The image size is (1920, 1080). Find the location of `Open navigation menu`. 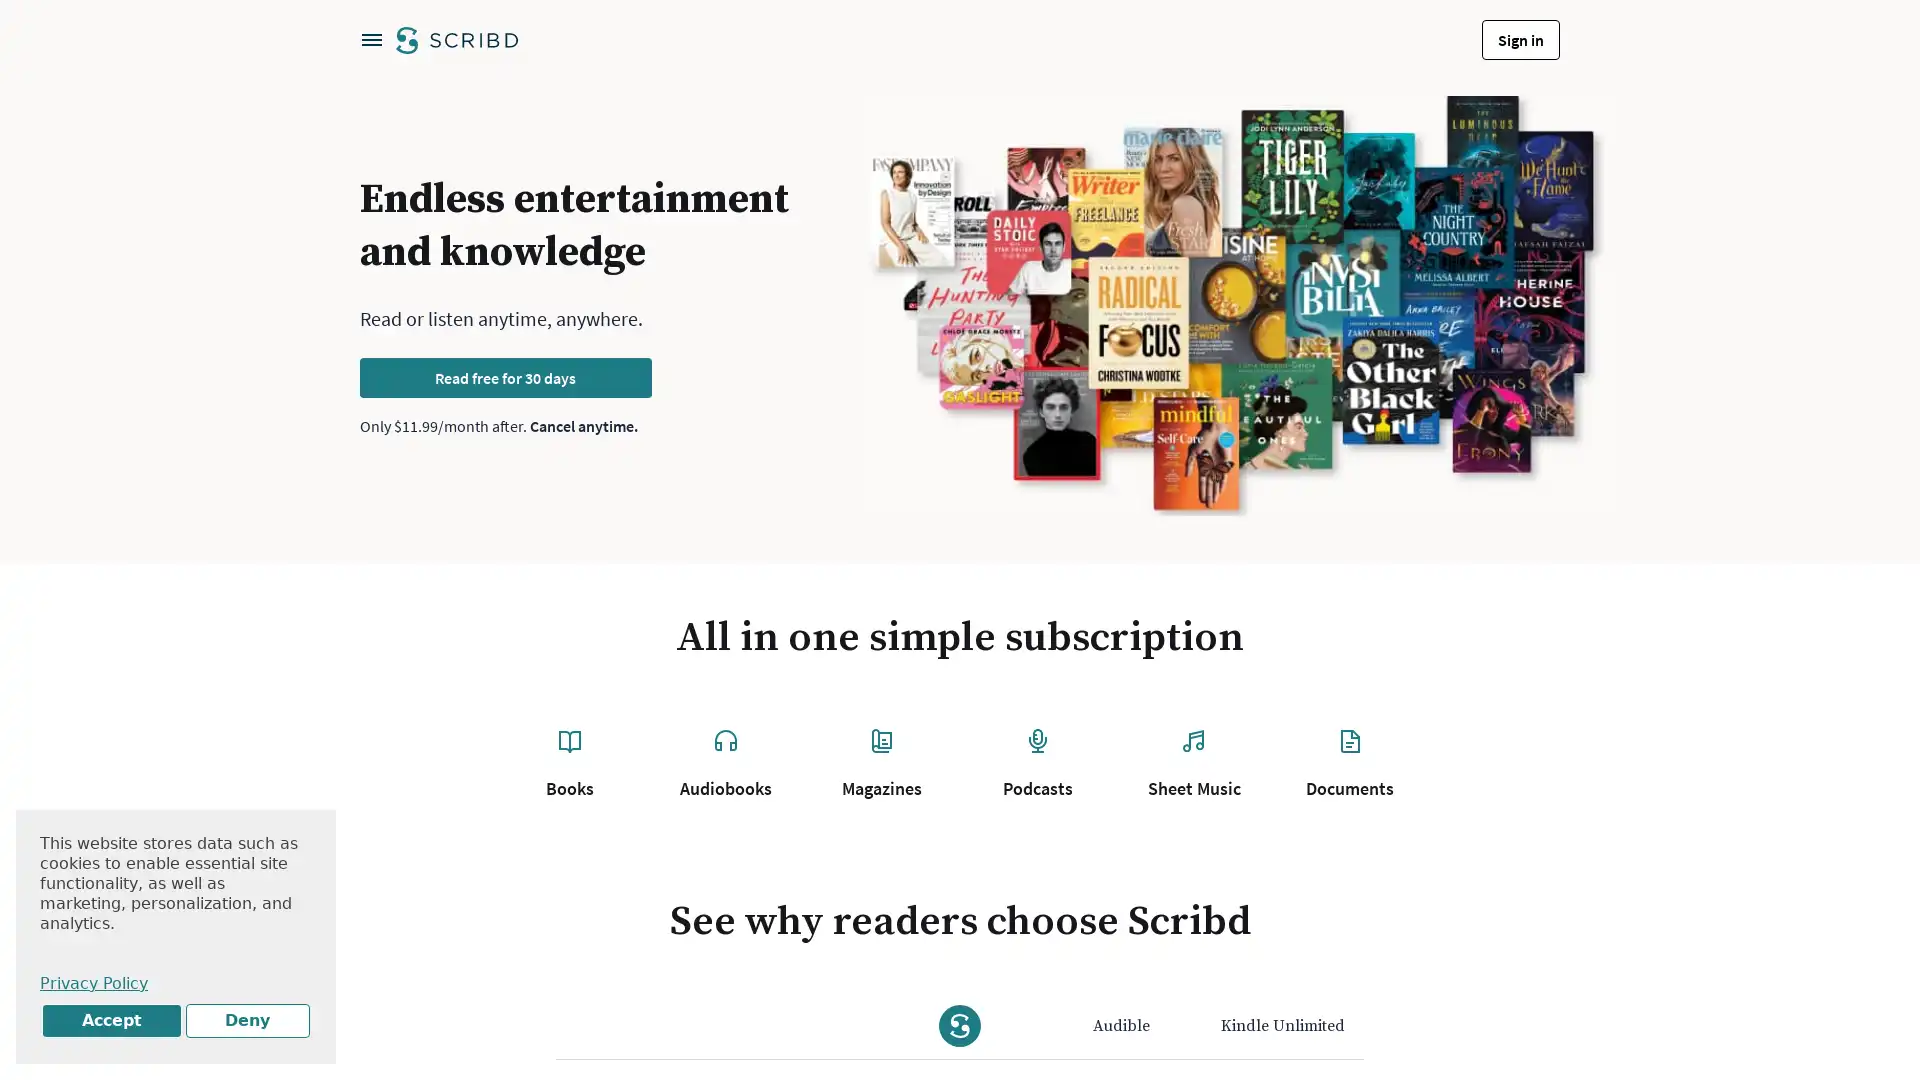

Open navigation menu is located at coordinates (372, 39).